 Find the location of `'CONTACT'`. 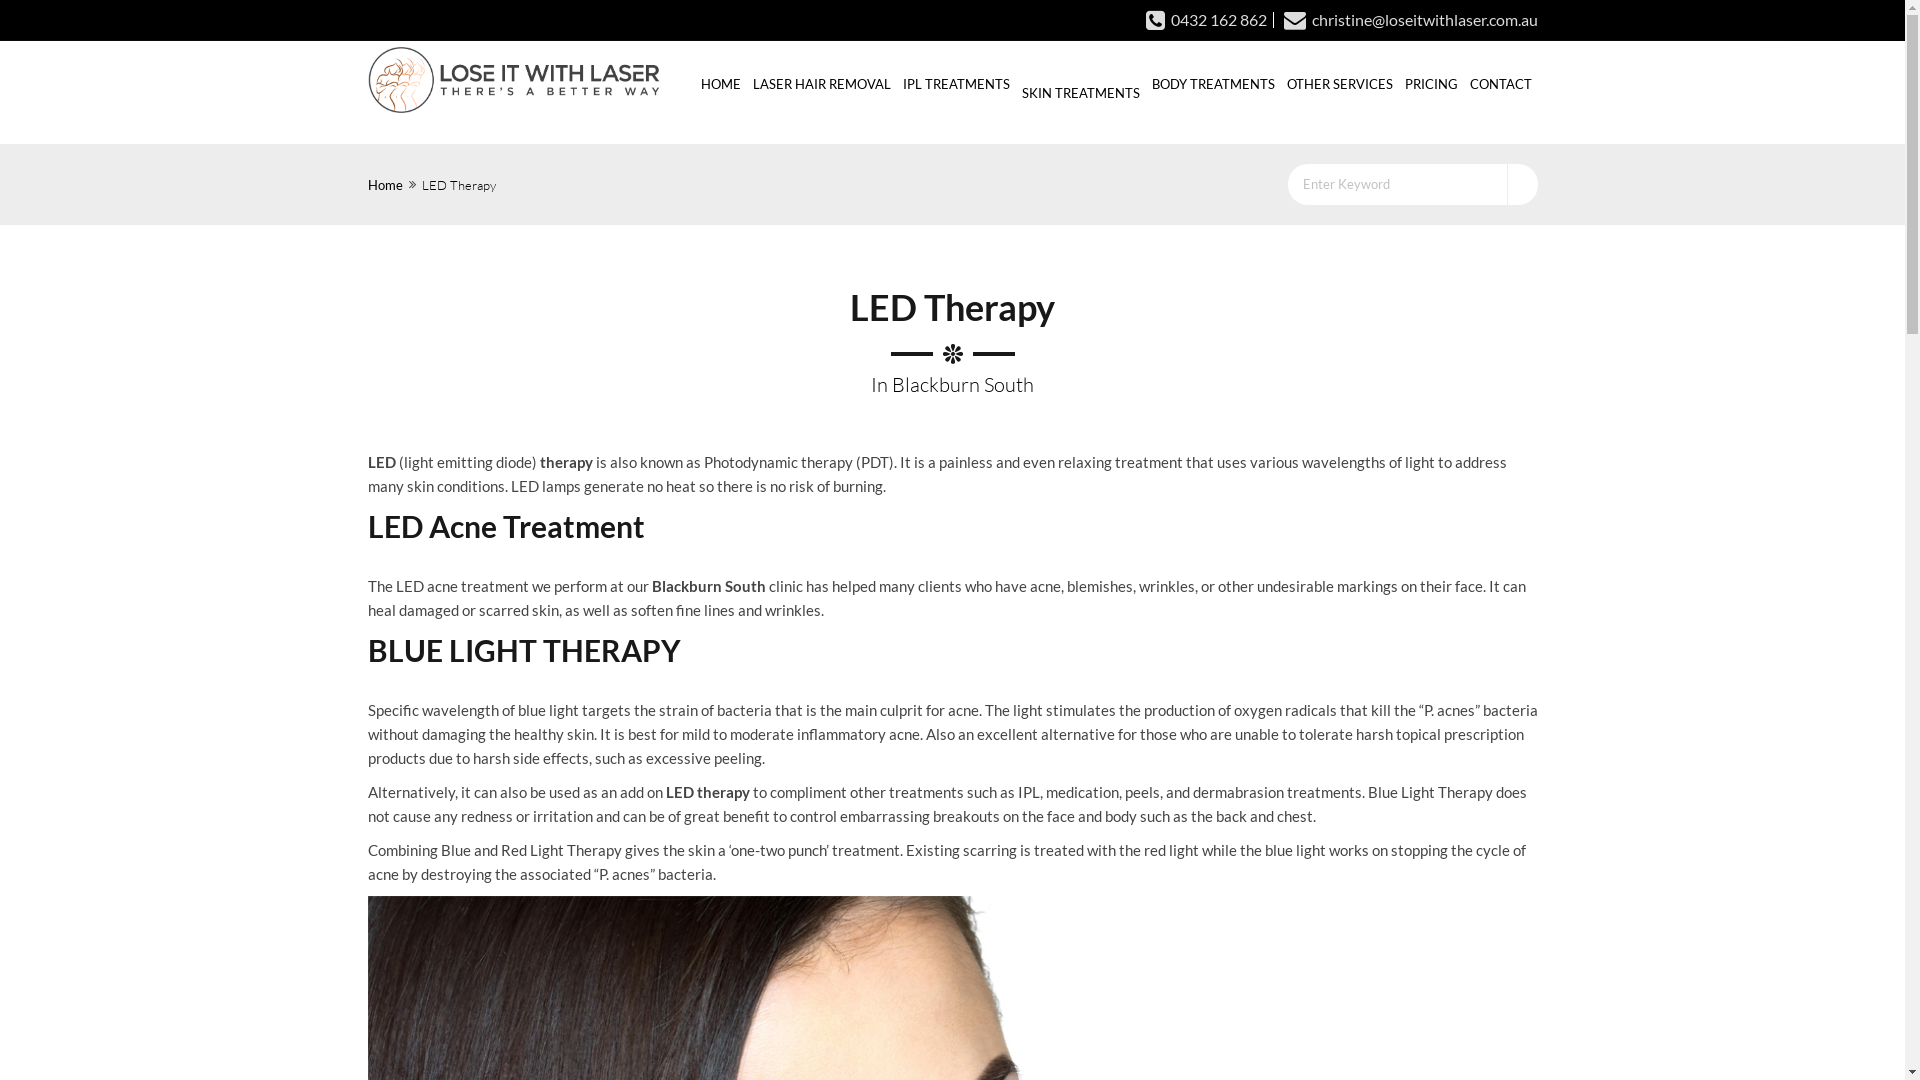

'CONTACT' is located at coordinates (1501, 82).